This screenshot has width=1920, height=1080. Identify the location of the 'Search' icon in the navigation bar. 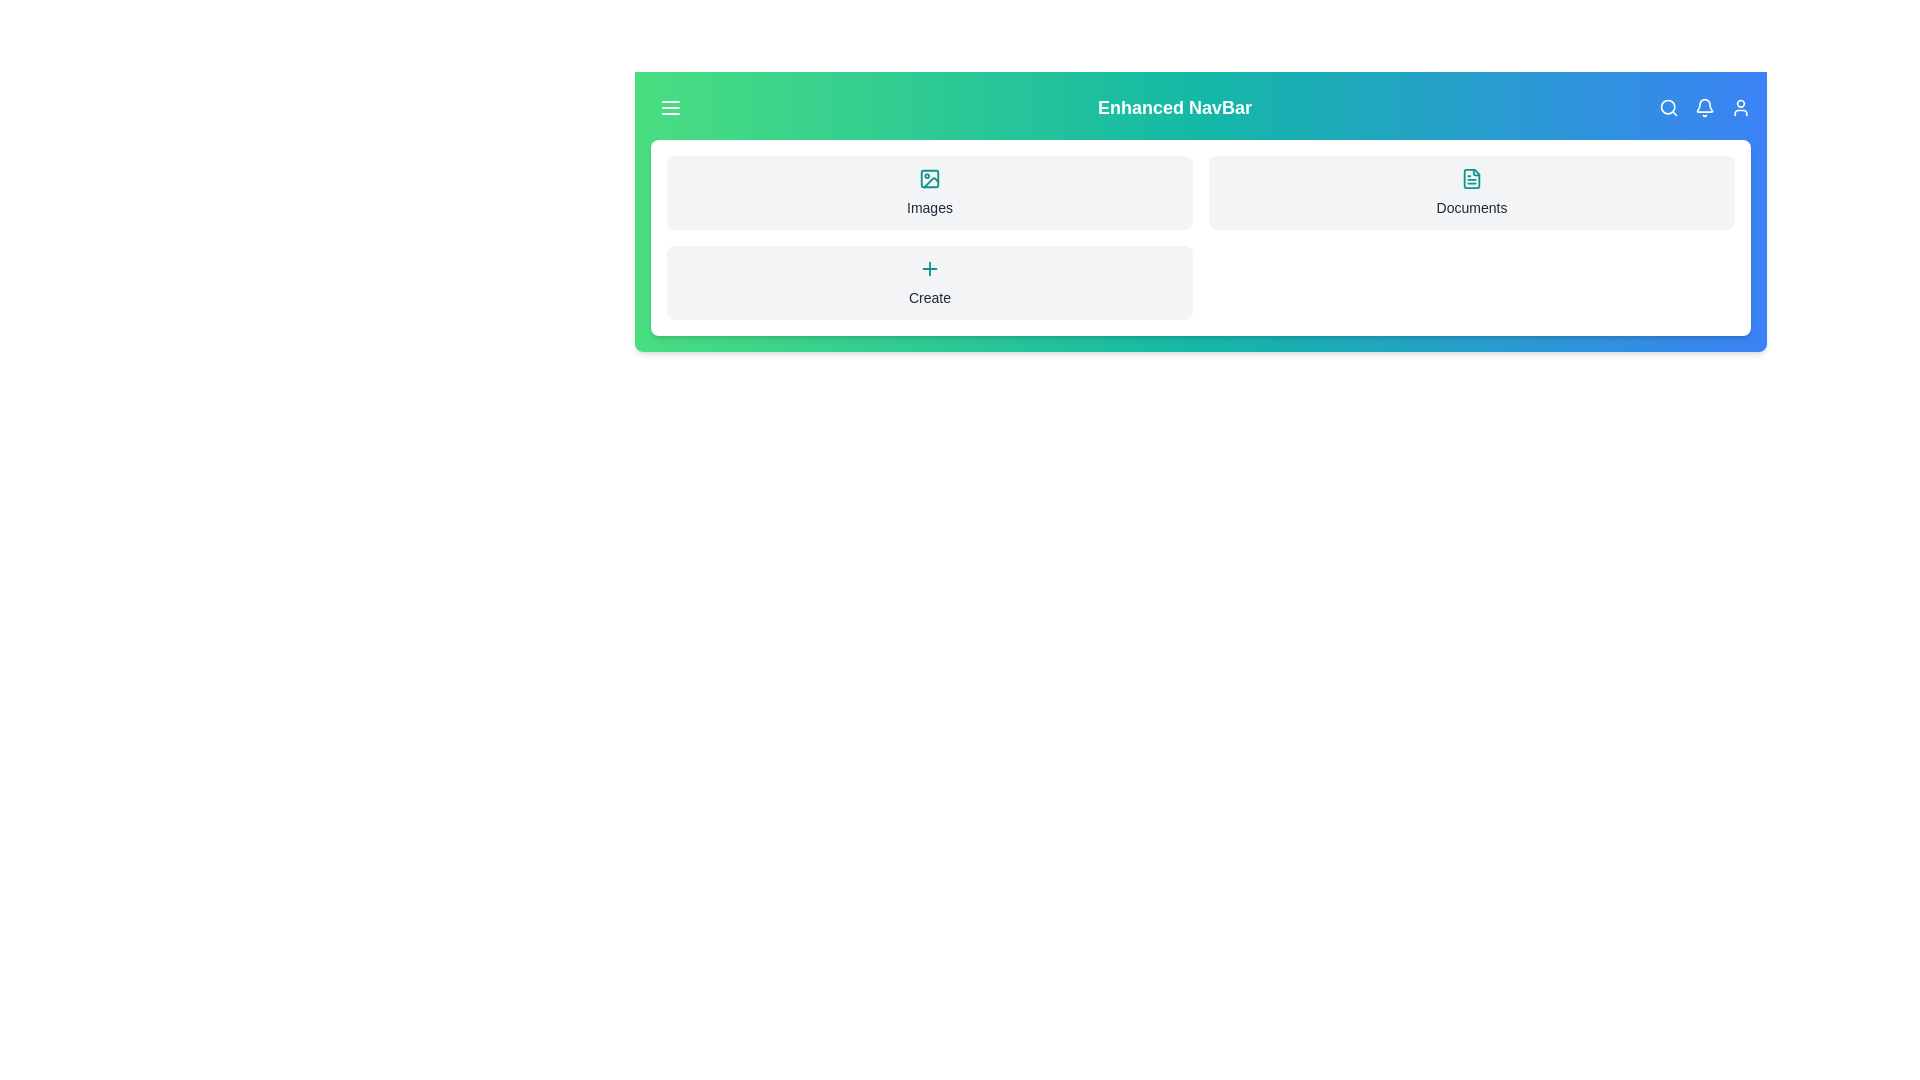
(1669, 108).